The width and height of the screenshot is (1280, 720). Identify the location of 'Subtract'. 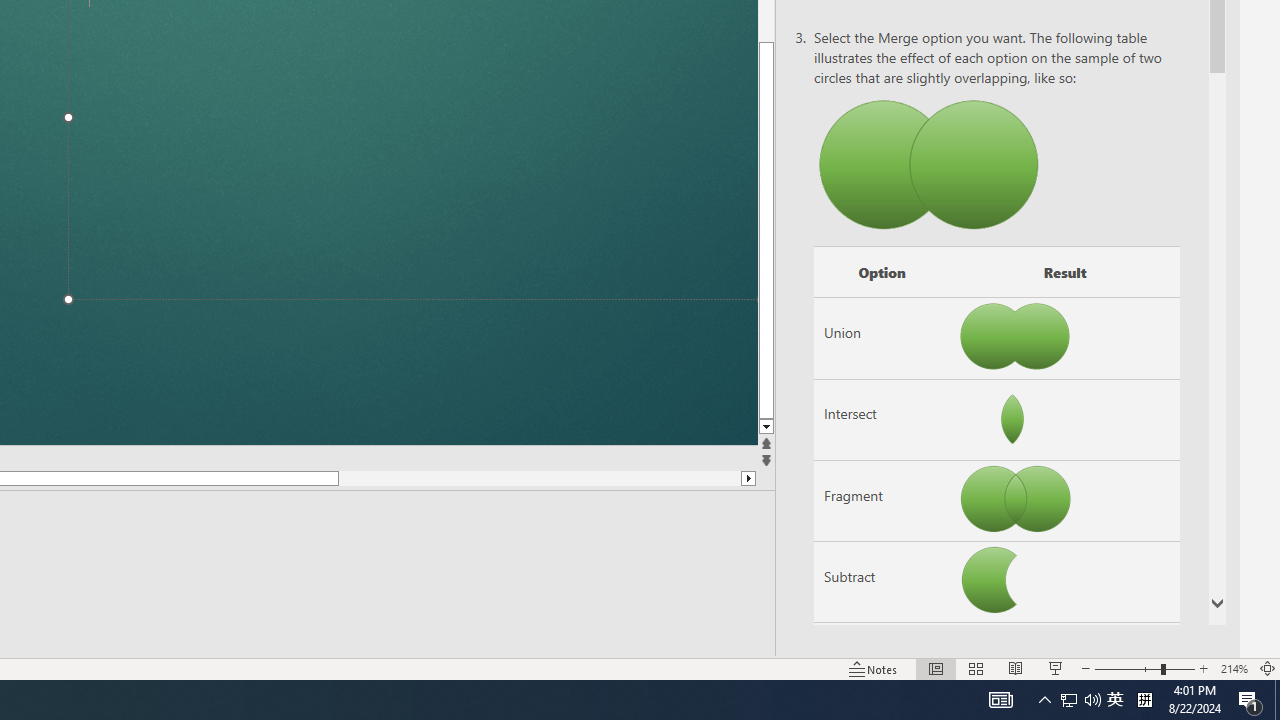
(880, 582).